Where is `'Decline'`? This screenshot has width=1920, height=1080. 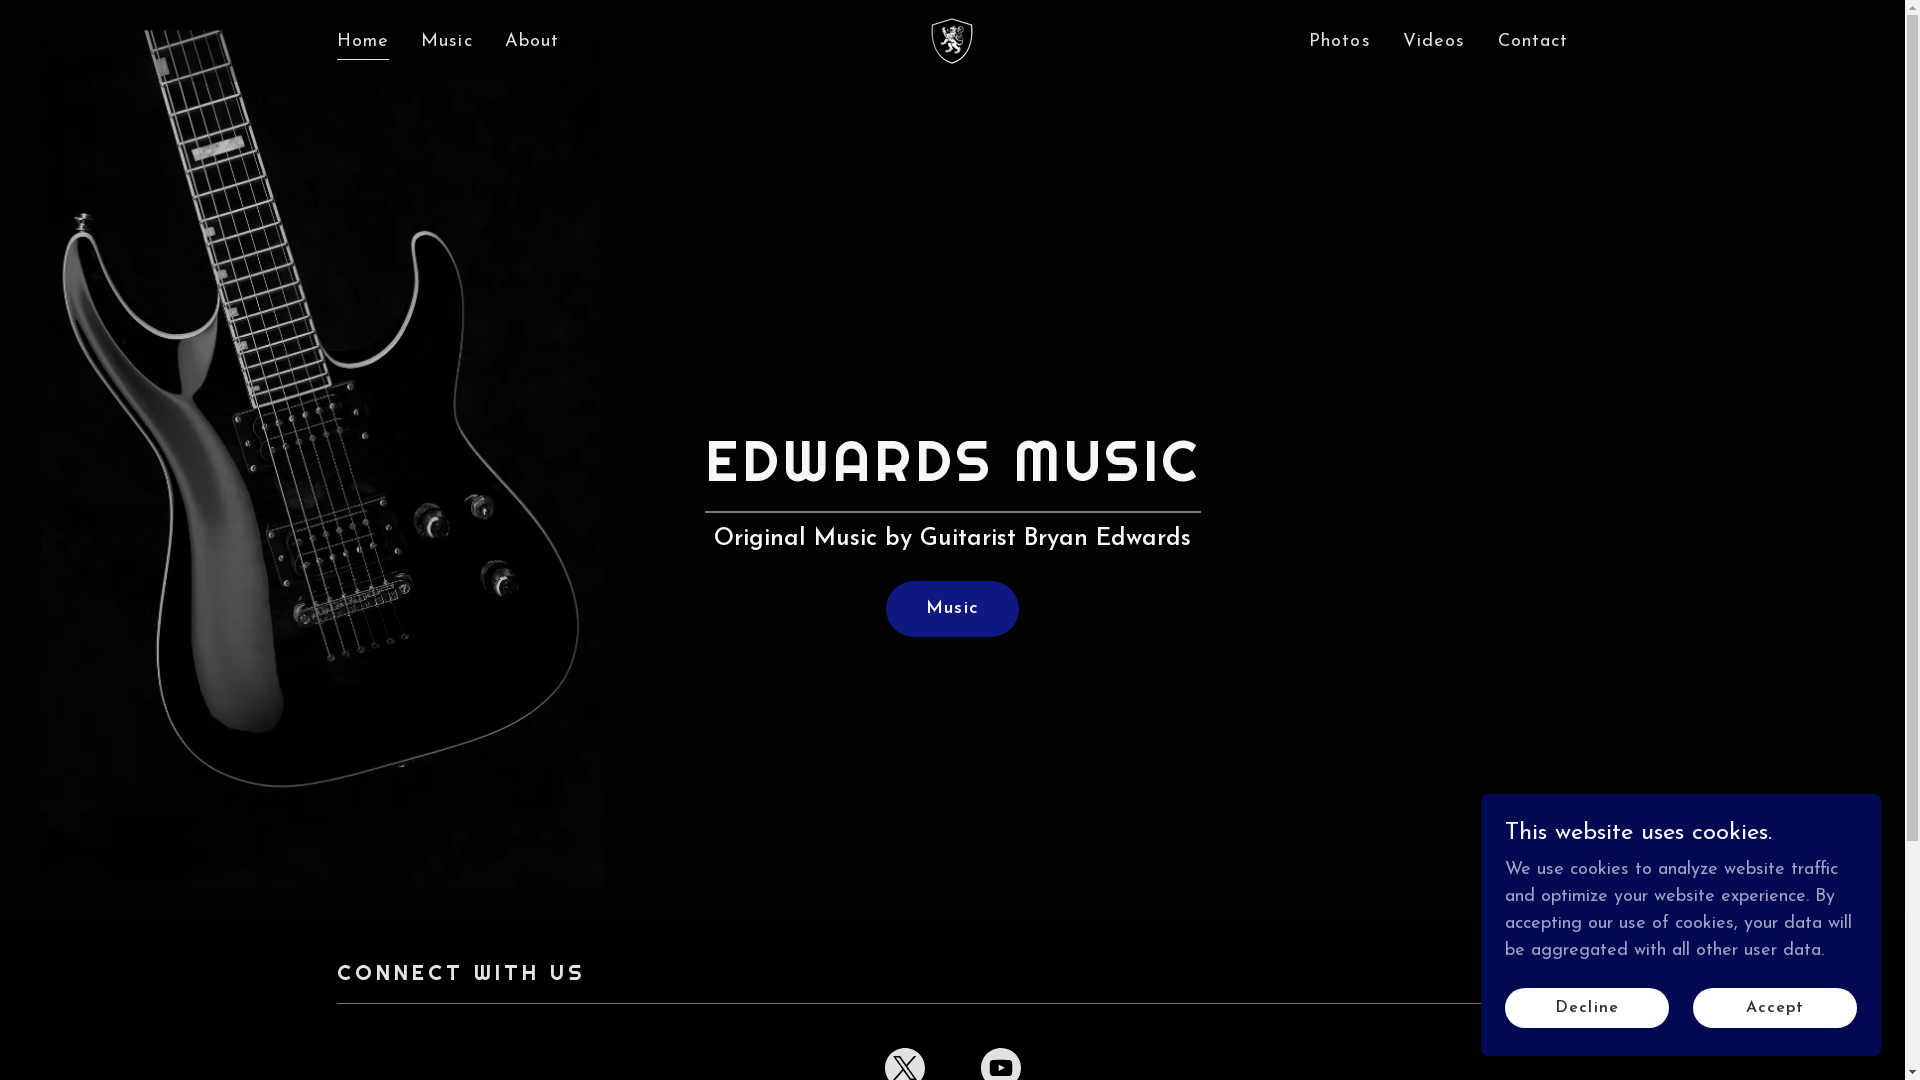 'Decline' is located at coordinates (1586, 1007).